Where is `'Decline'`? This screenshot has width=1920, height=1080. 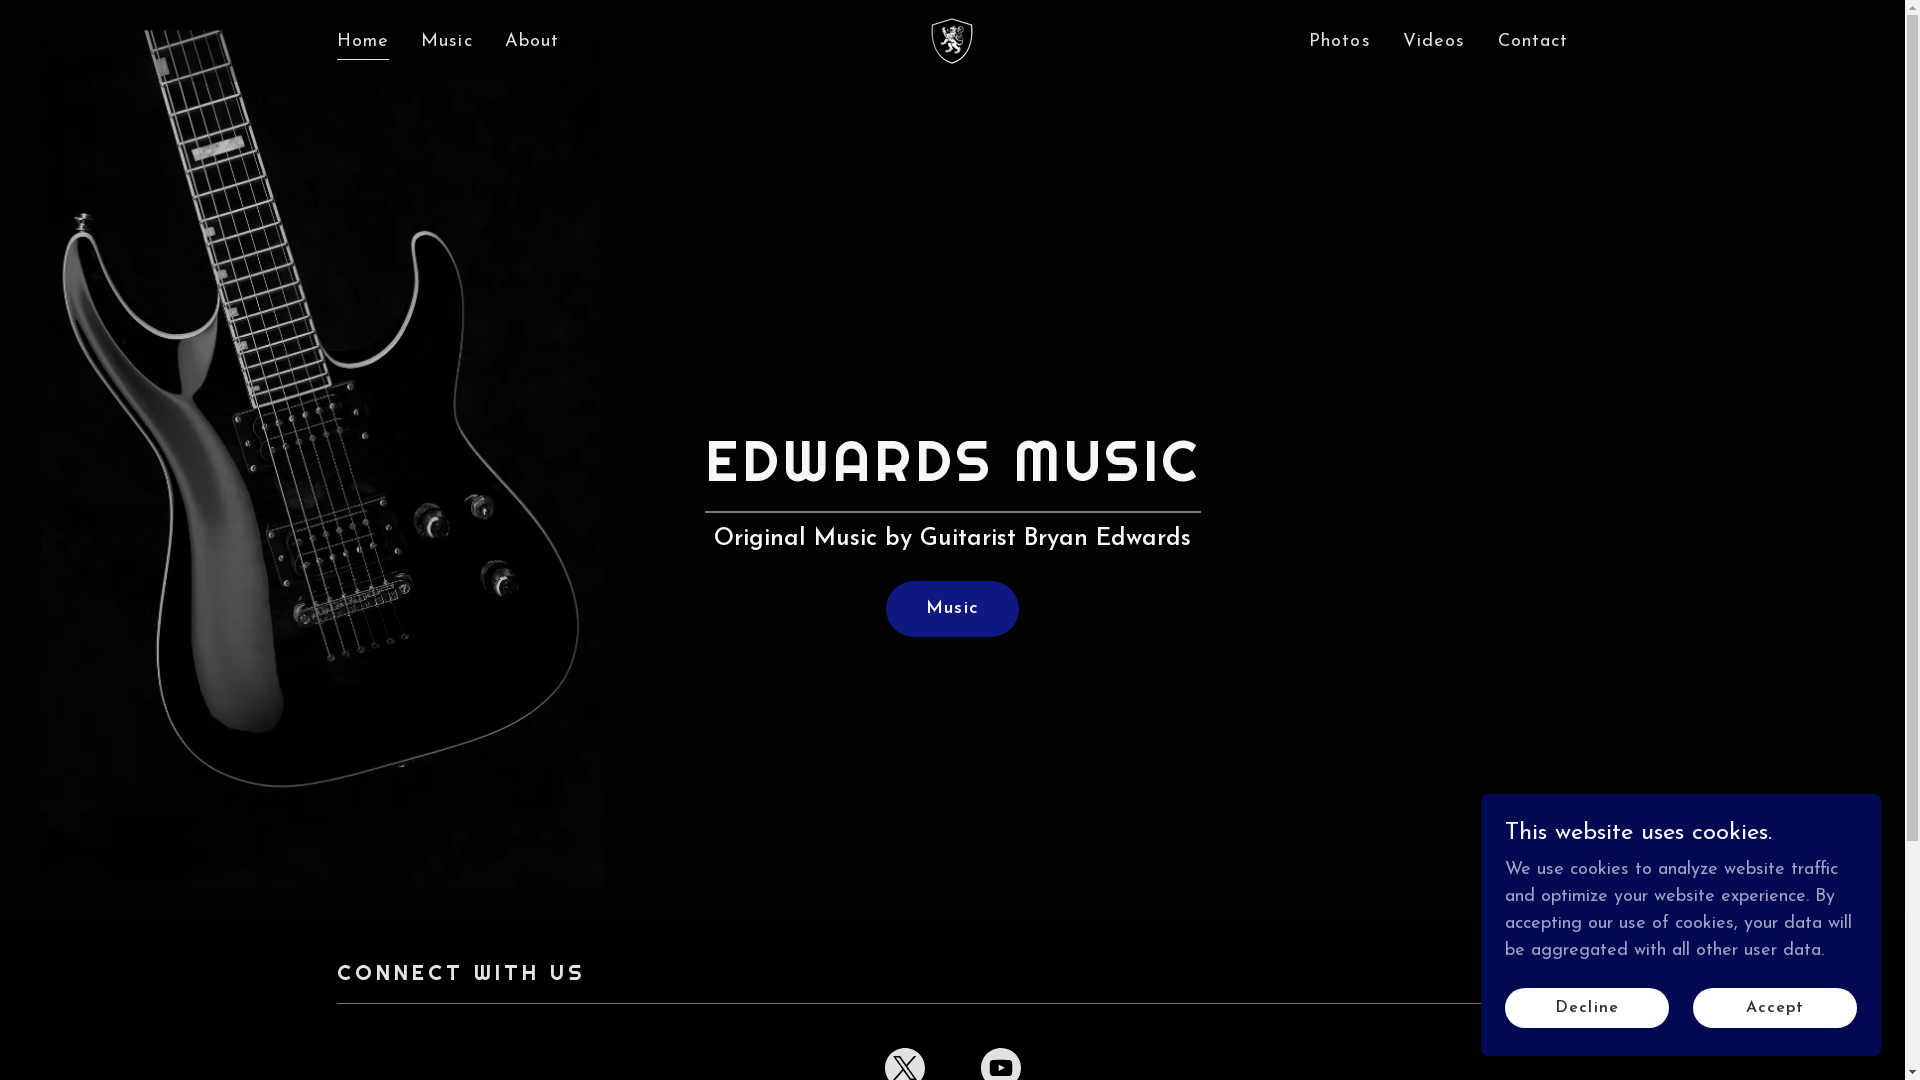 'Decline' is located at coordinates (1586, 1007).